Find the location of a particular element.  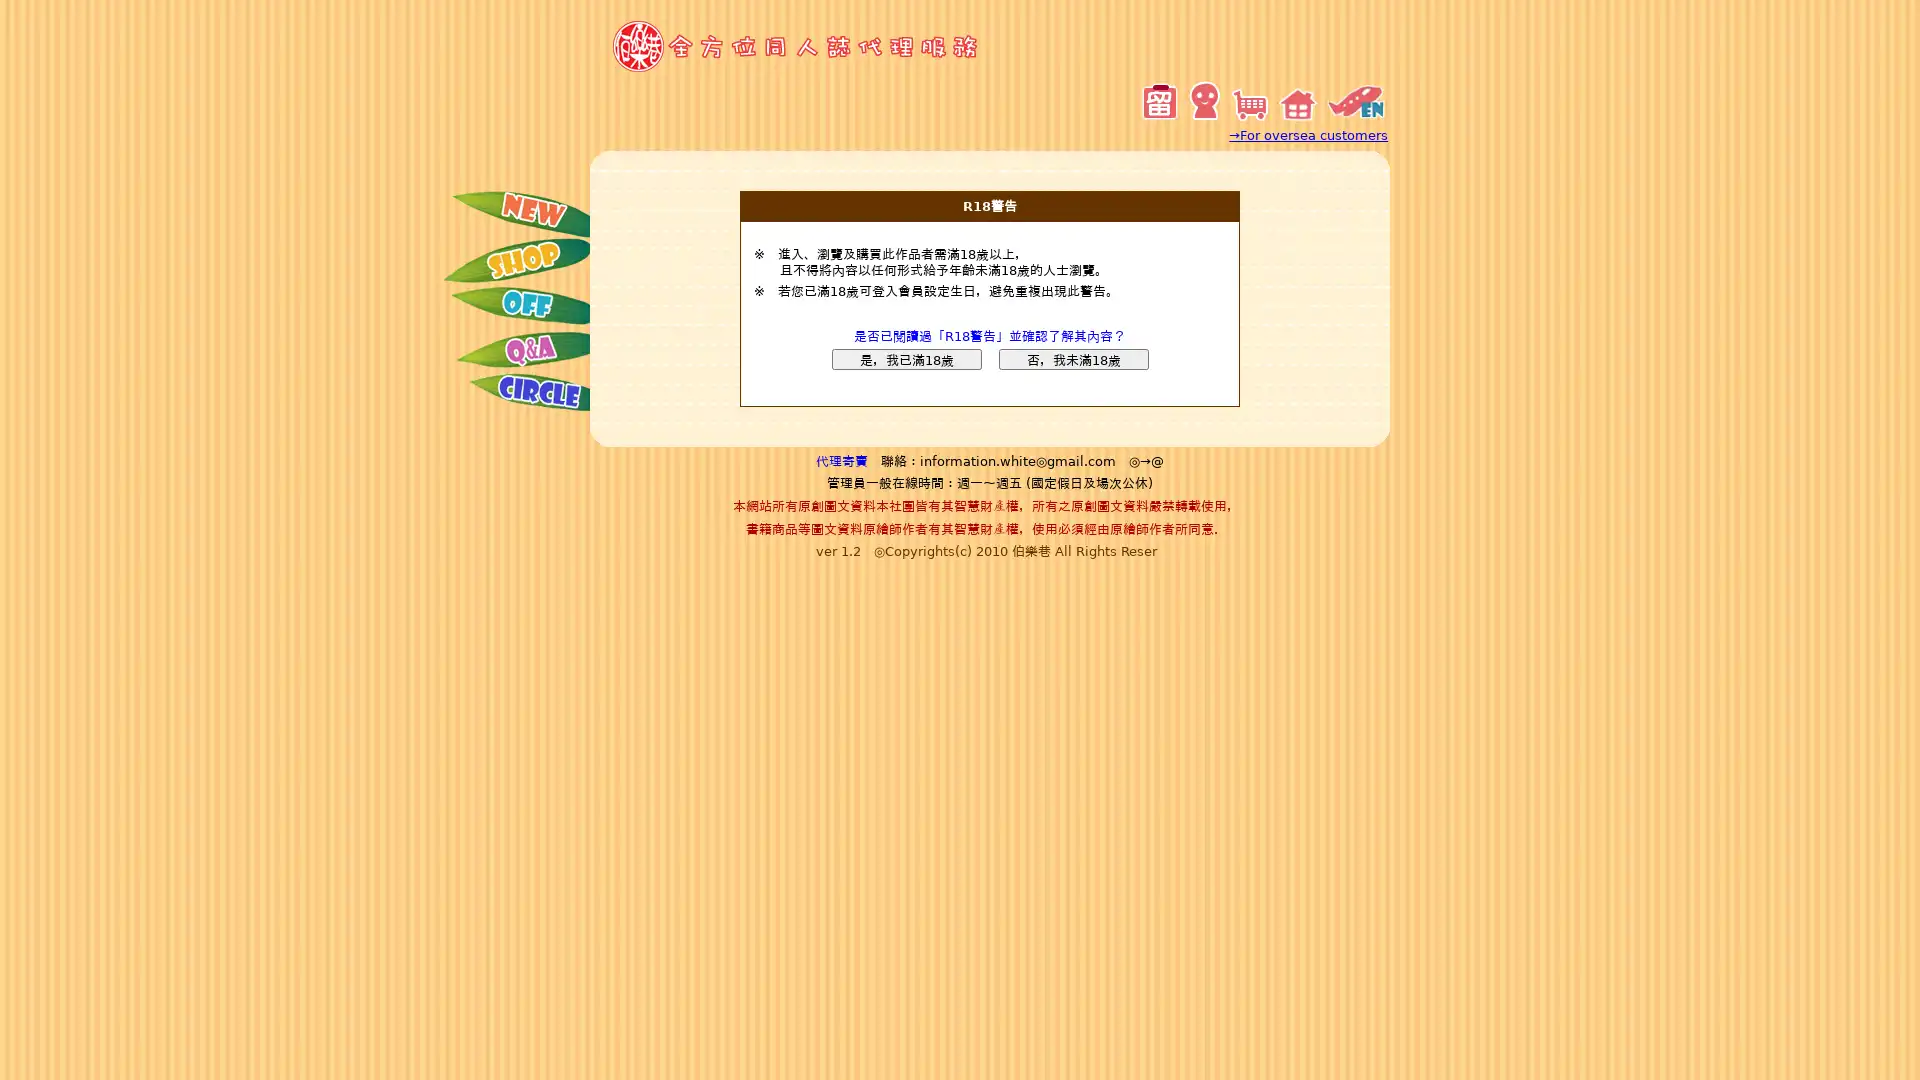

,18 is located at coordinates (905, 358).